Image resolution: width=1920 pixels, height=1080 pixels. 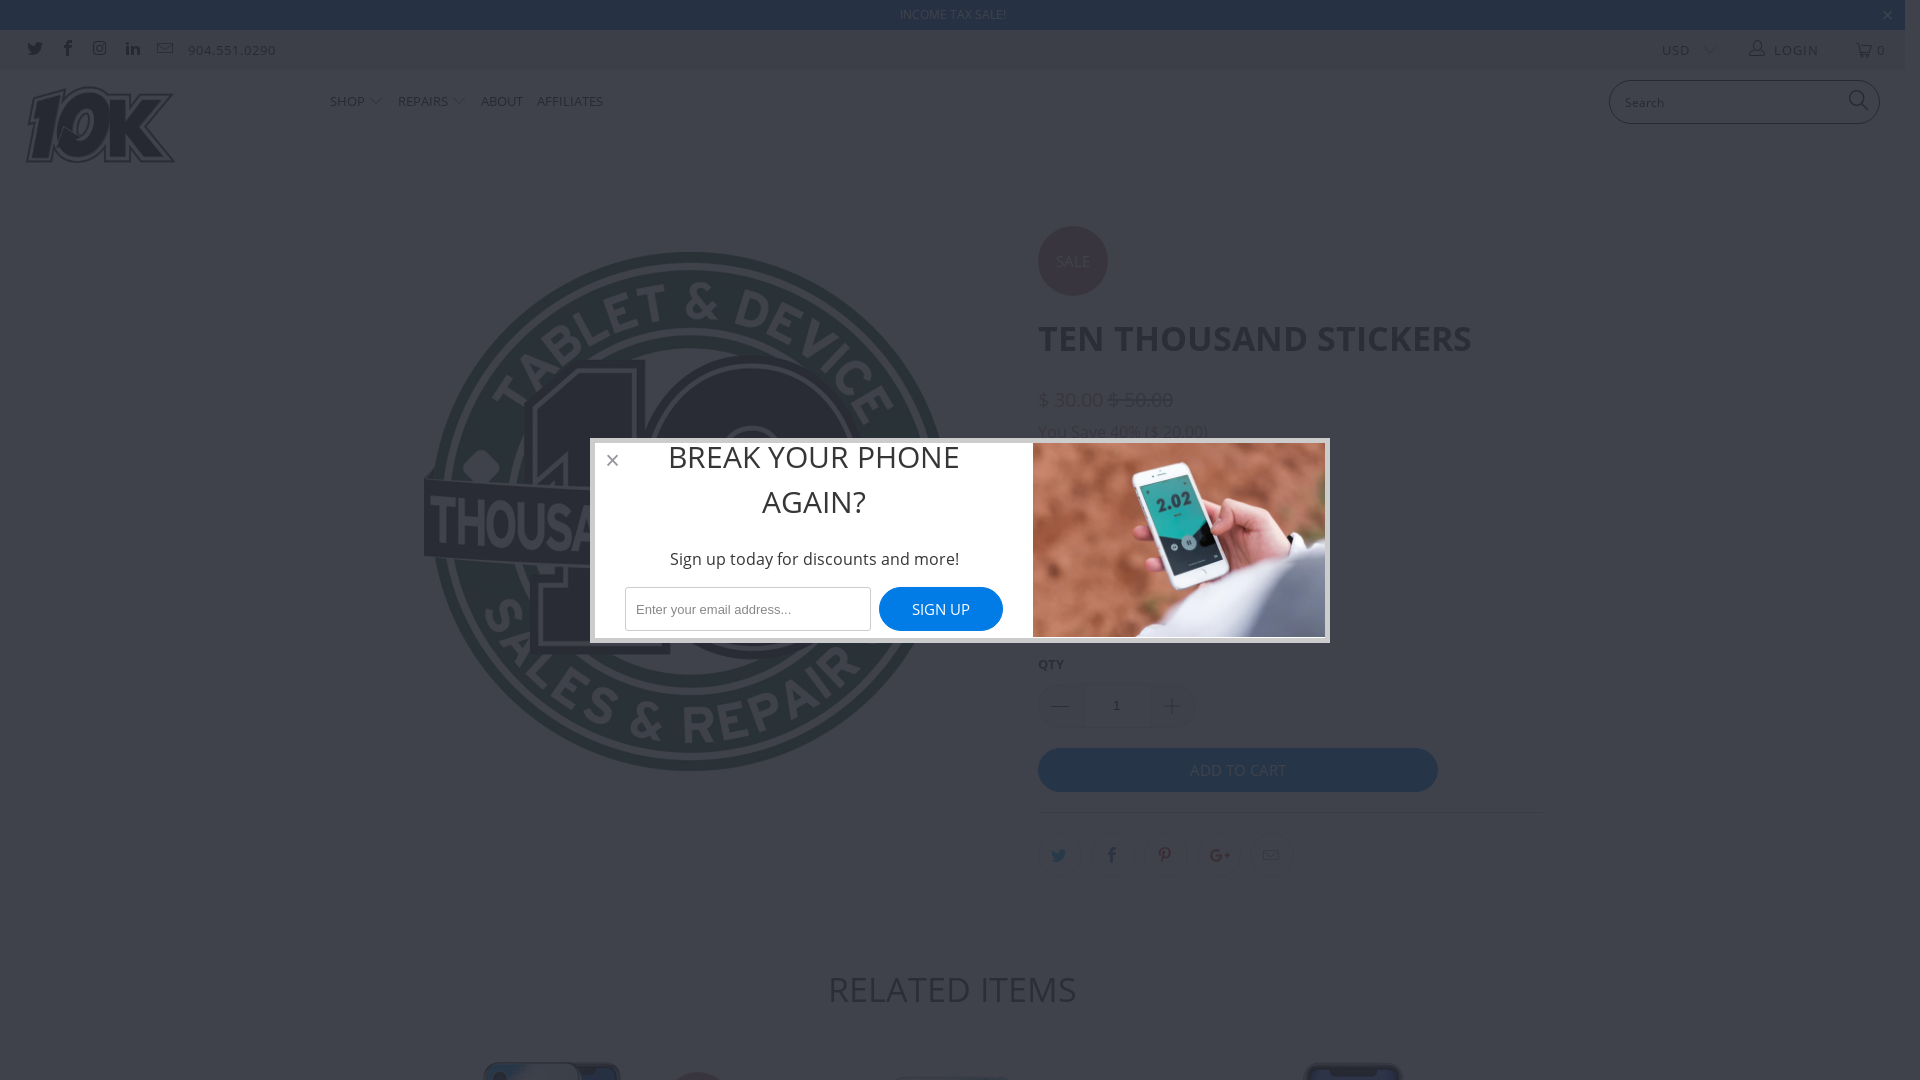 I want to click on 'Sign Up', so click(x=939, y=608).